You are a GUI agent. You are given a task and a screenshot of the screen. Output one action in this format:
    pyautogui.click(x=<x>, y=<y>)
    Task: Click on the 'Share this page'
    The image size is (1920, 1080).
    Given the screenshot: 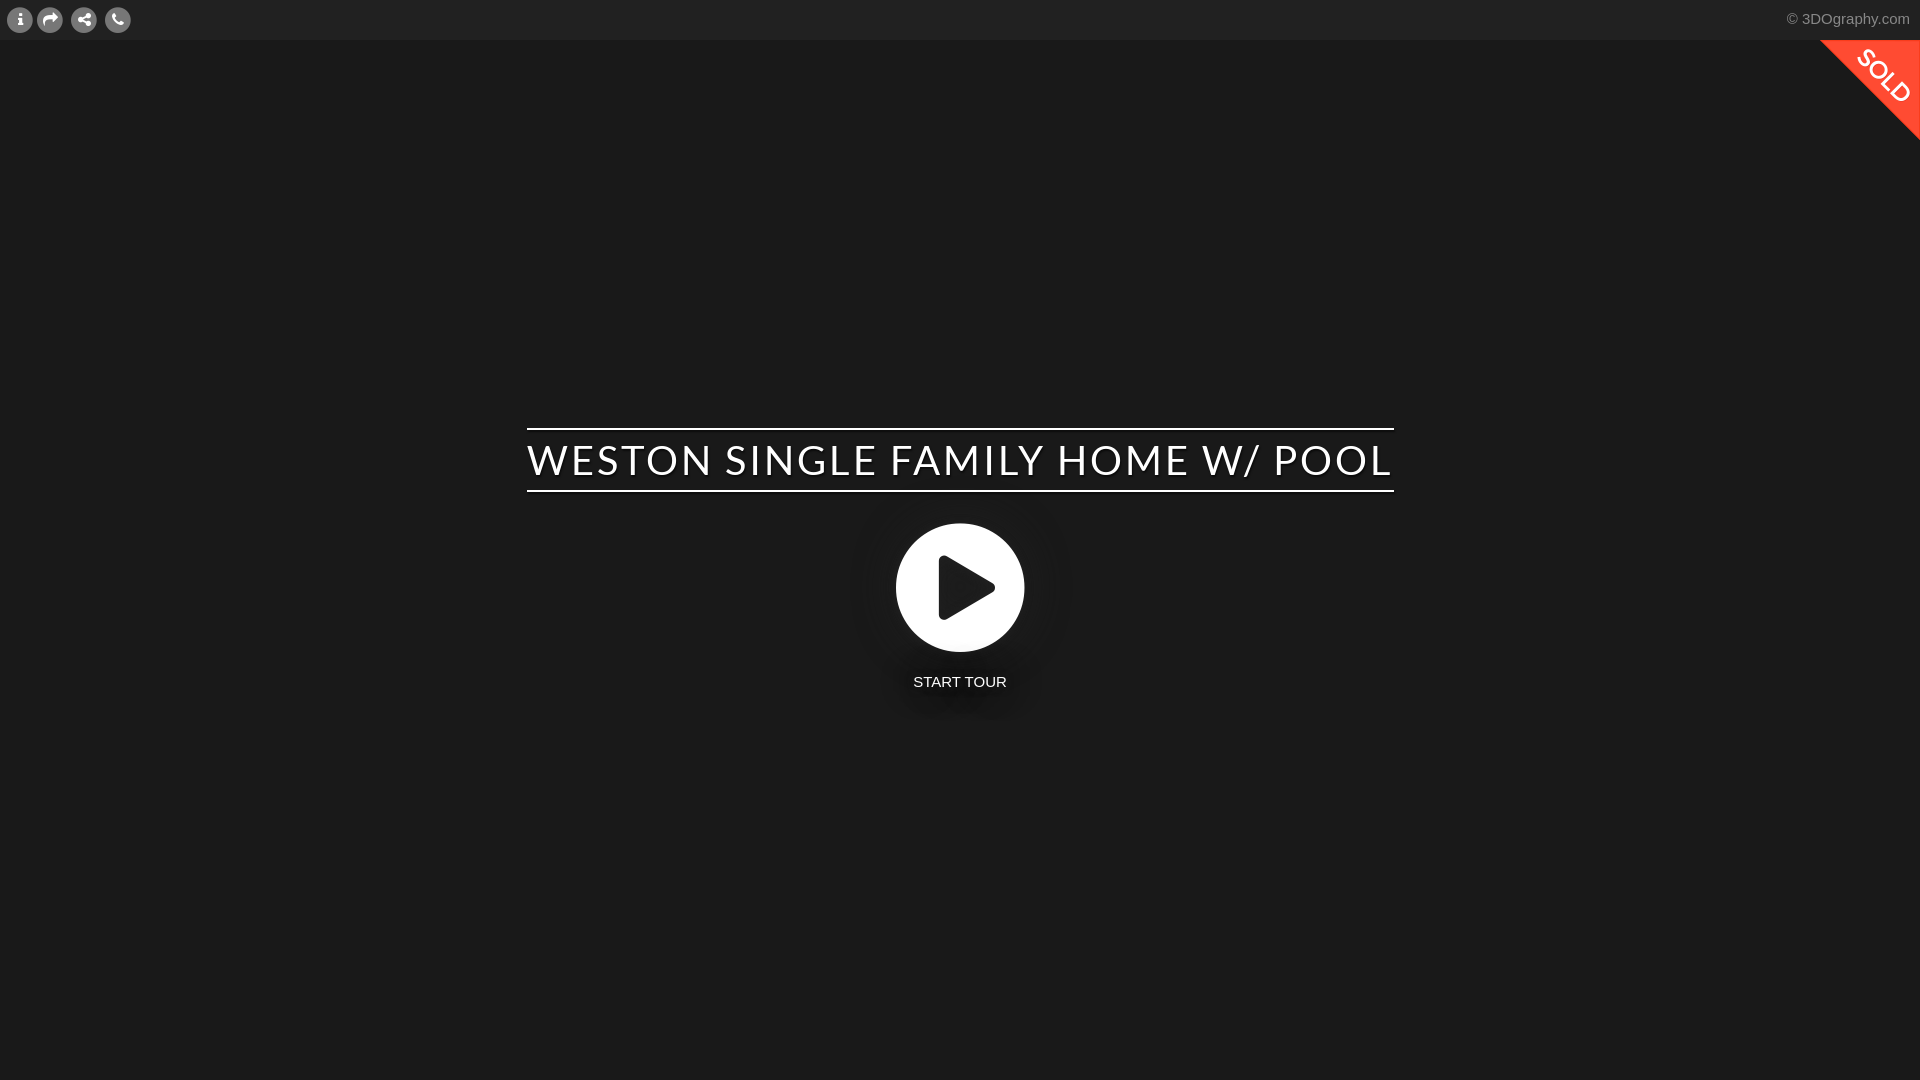 What is the action you would take?
    pyautogui.click(x=49, y=19)
    